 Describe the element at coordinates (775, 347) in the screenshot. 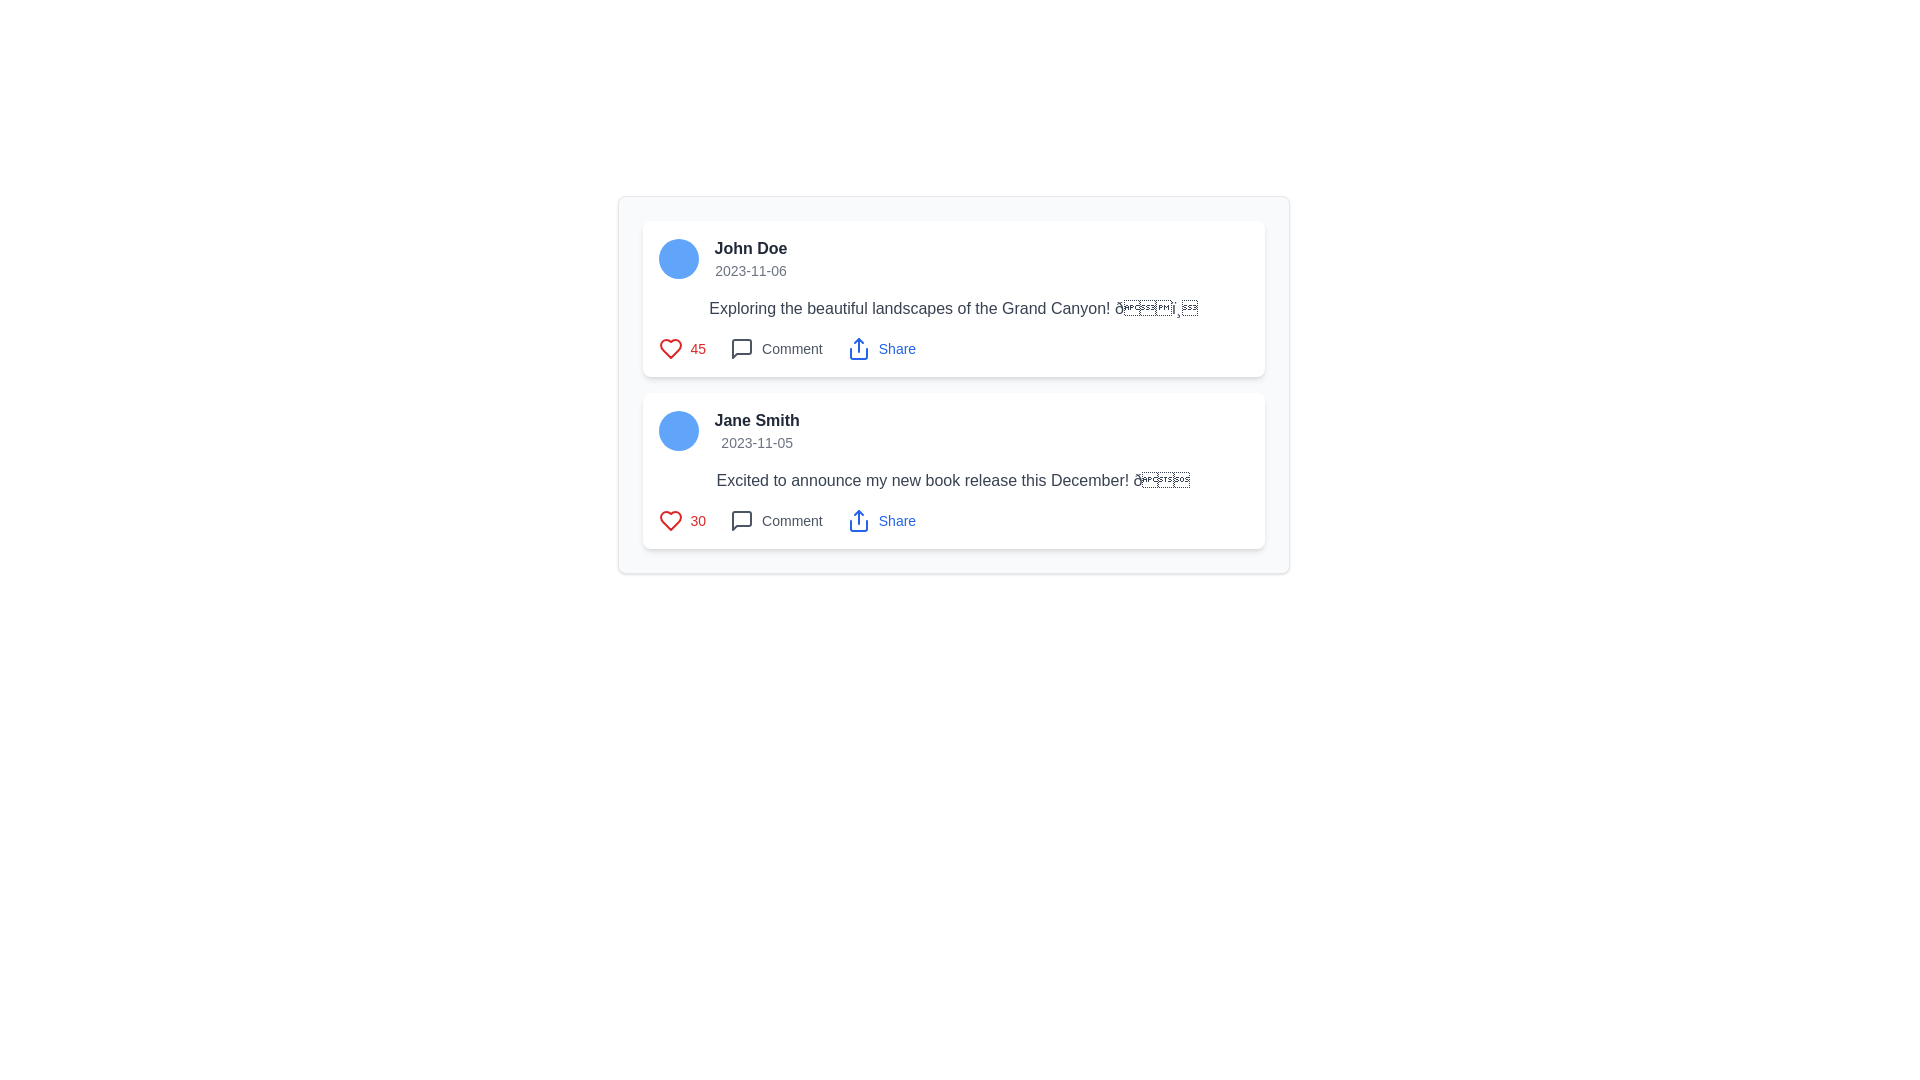

I see `the comment button located in the middle action area of John Doe's post` at that location.